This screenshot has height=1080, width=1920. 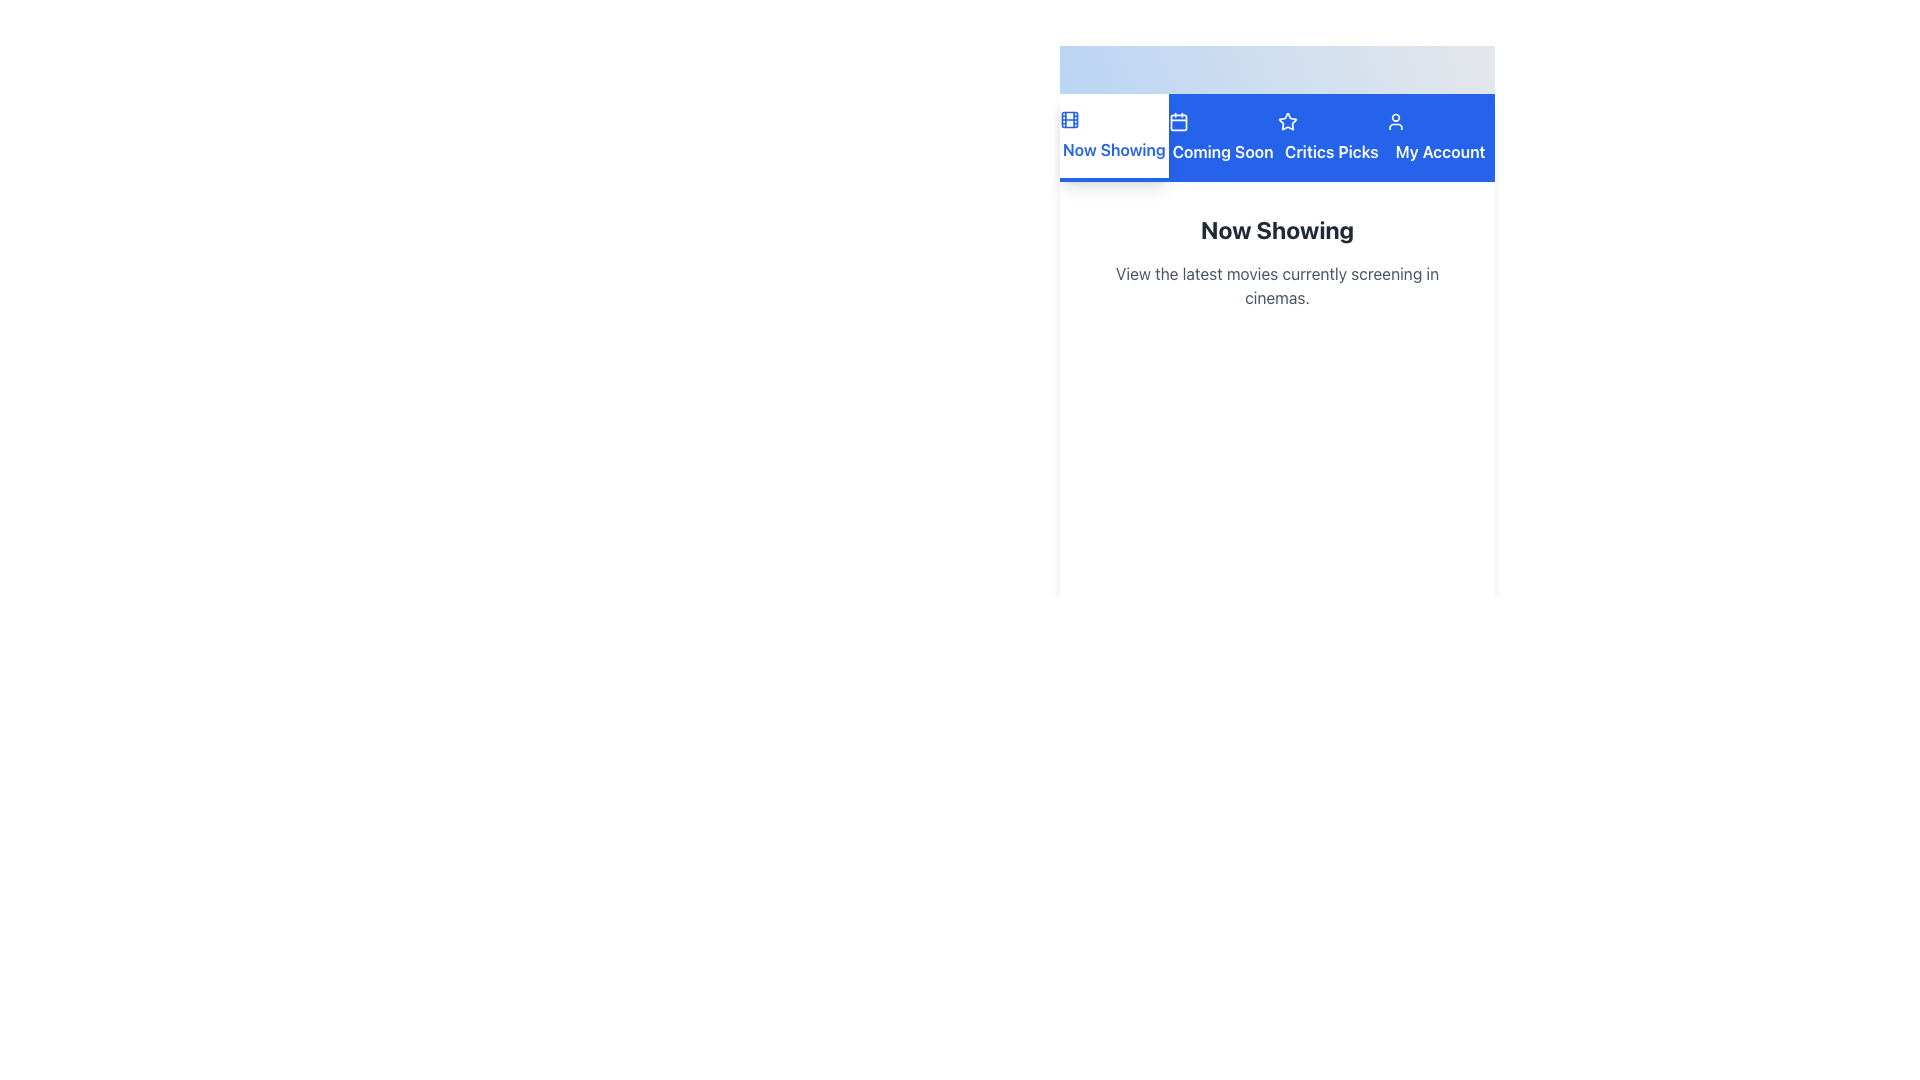 I want to click on the 'Coming Soon' icon located in the top navigation bar, positioned between the 'Now Showing' and 'Critics Picks' buttons, so click(x=1178, y=122).